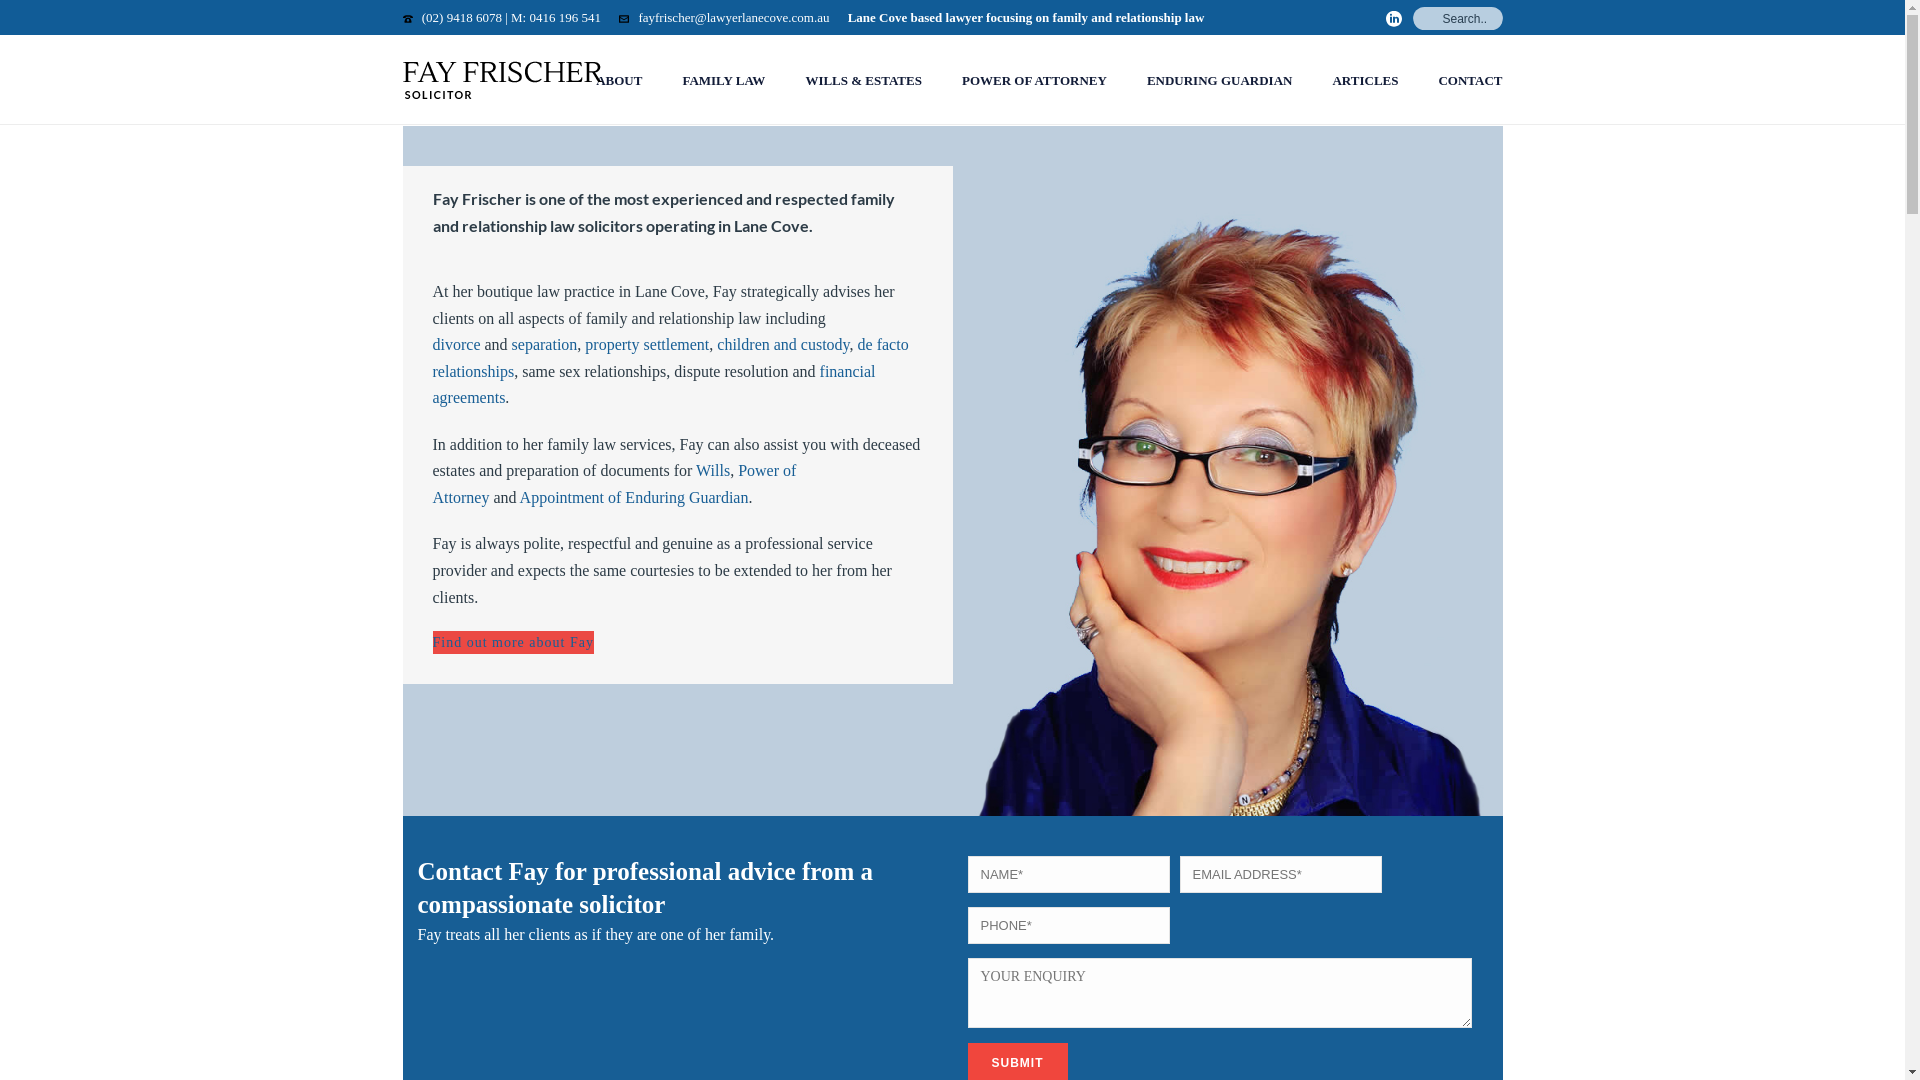 Image resolution: width=1920 pixels, height=1080 pixels. What do you see at coordinates (431, 357) in the screenshot?
I see `'de facto relationships'` at bounding box center [431, 357].